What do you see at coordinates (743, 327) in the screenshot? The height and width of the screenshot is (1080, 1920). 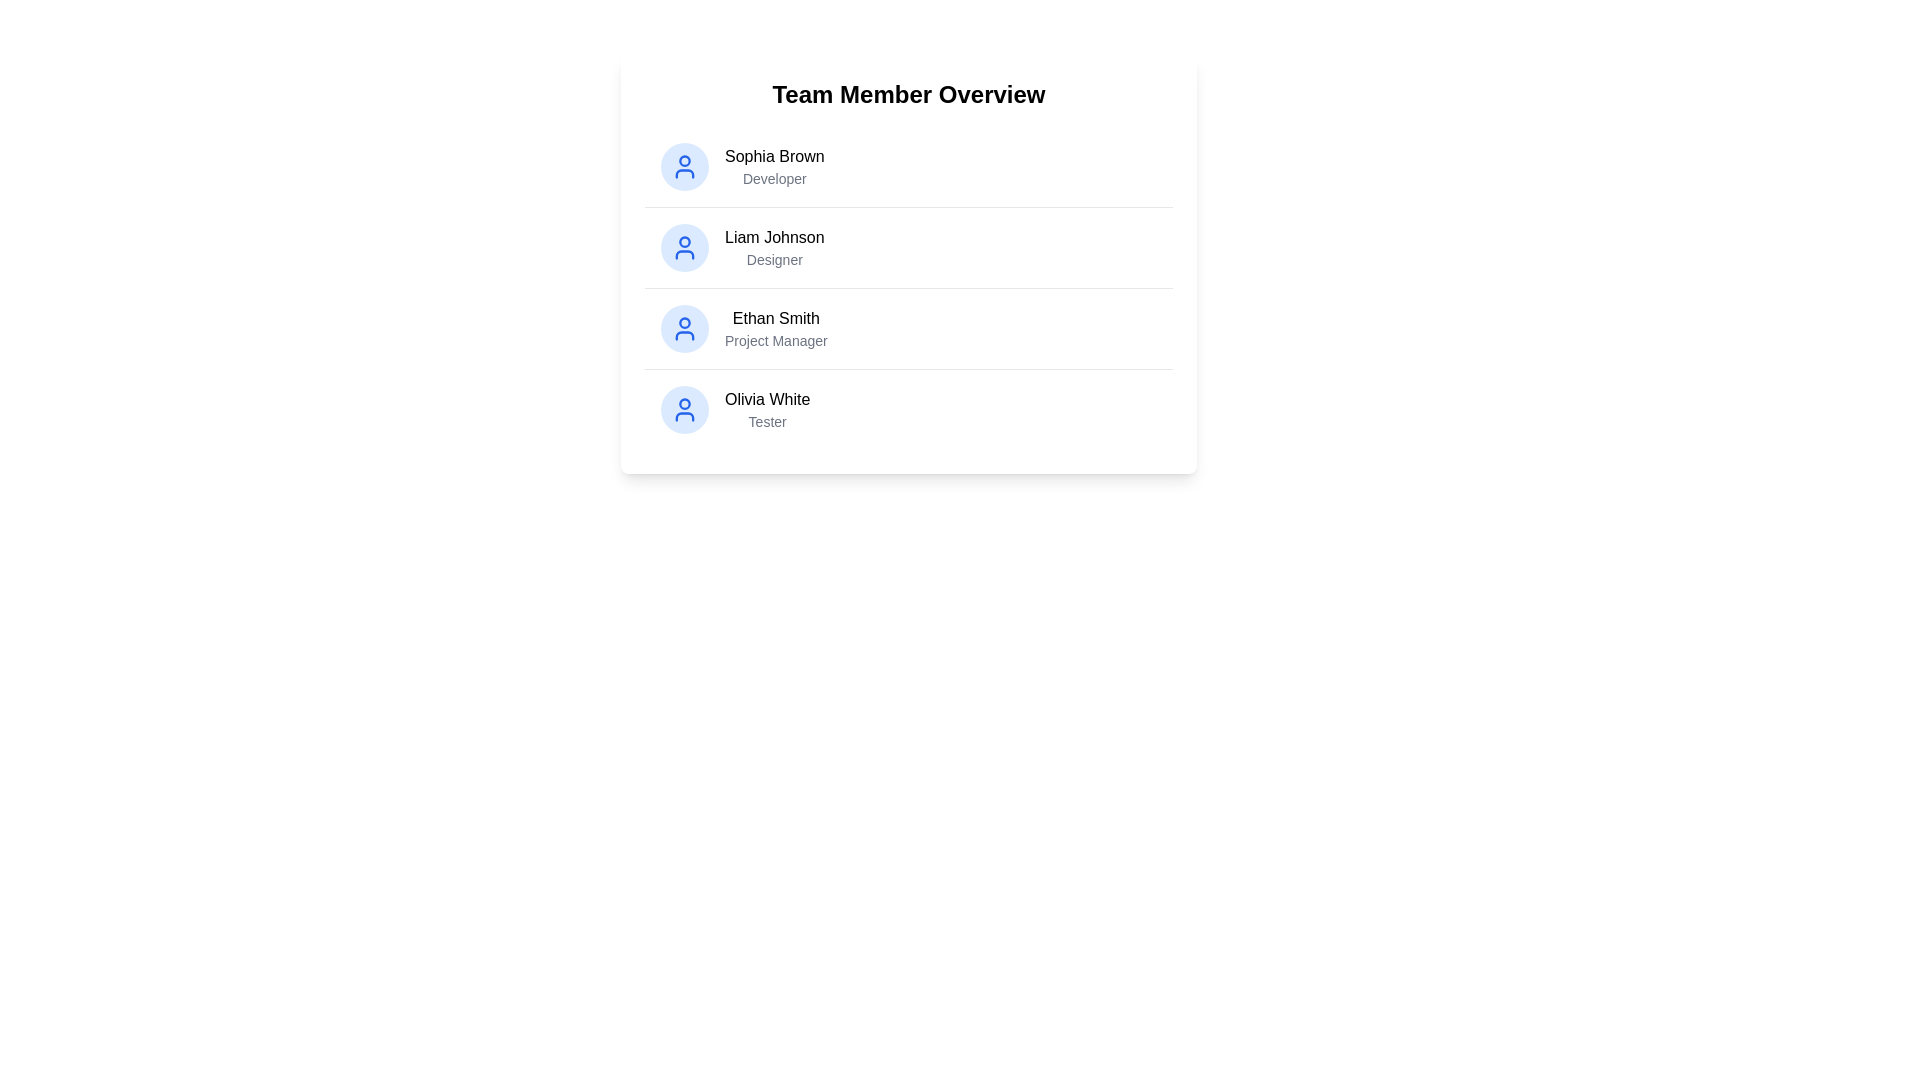 I see `the Profile Information Card that displays information about a team member, positioned third in the list under 'Team Member Overview'` at bounding box center [743, 327].